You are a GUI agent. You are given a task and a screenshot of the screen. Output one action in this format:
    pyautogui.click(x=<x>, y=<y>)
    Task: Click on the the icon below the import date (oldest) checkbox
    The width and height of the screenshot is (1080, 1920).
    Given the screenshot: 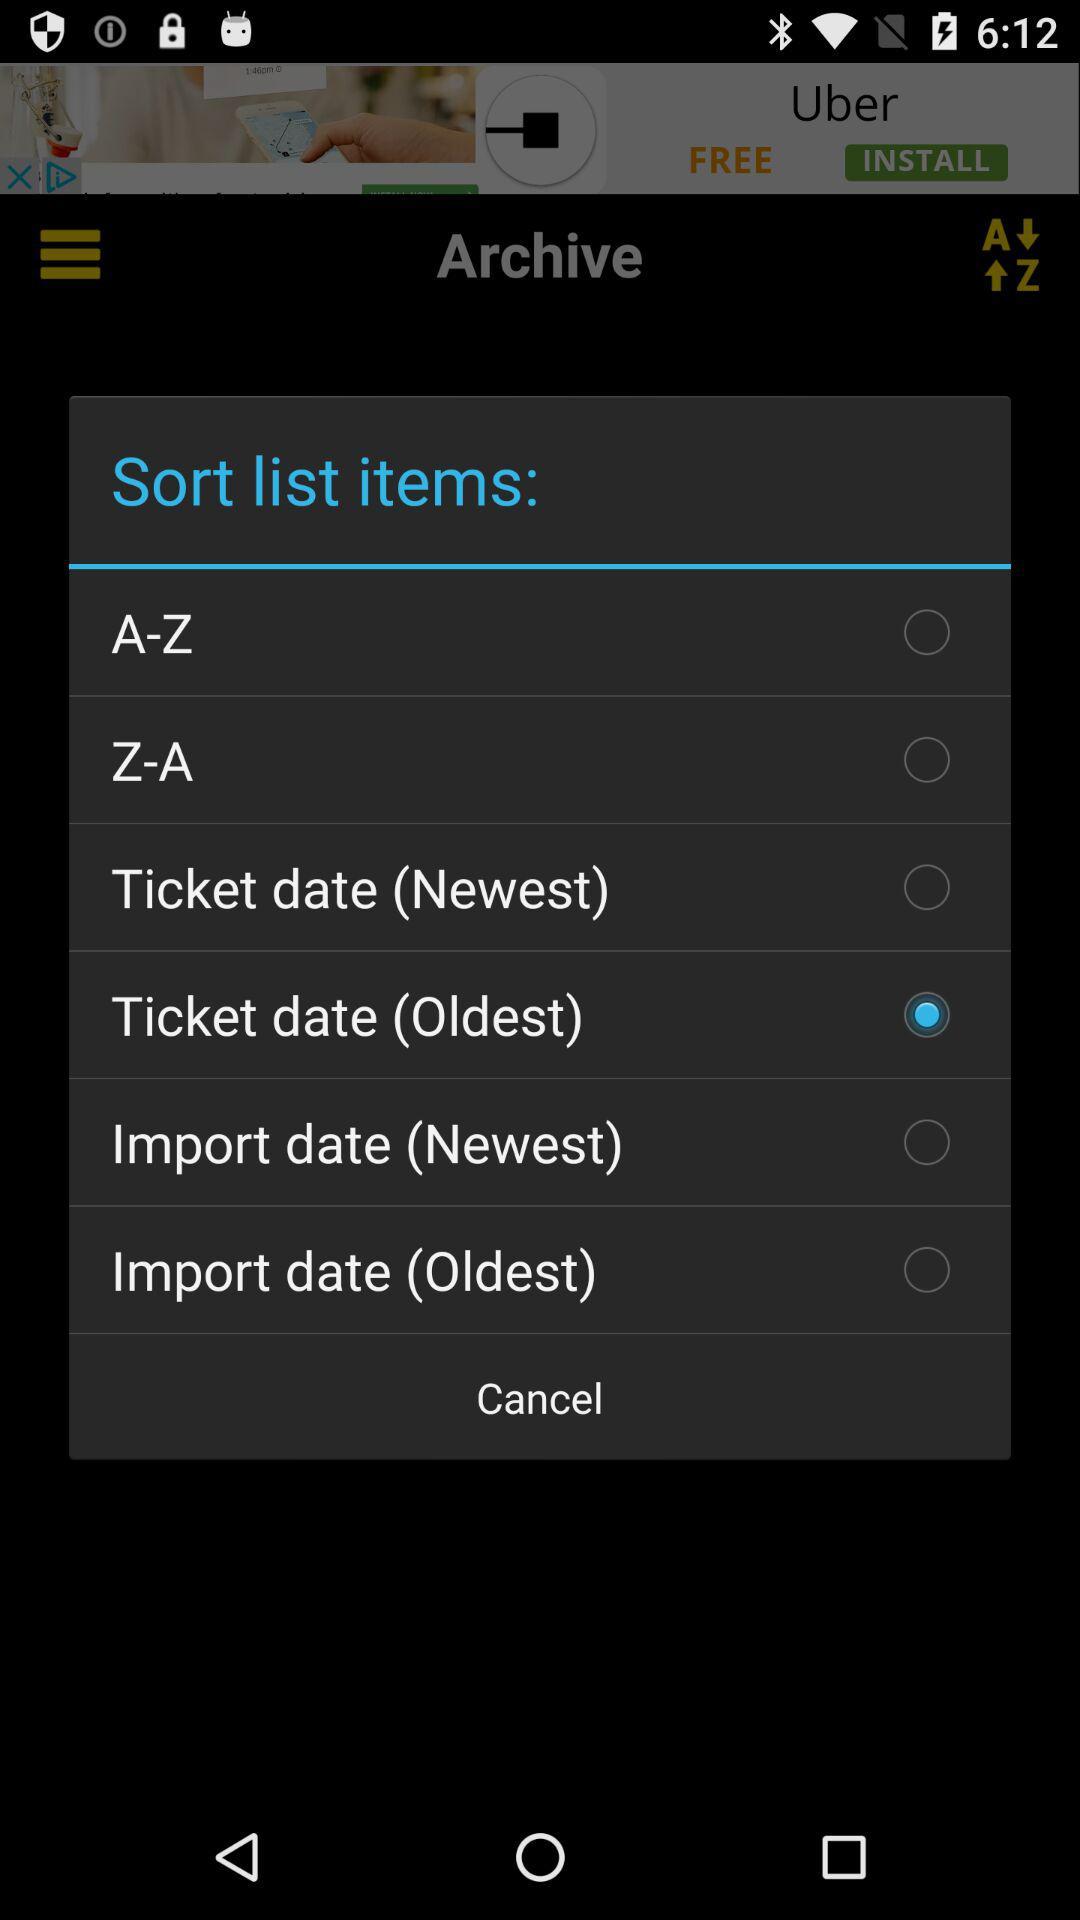 What is the action you would take?
    pyautogui.click(x=540, y=1396)
    